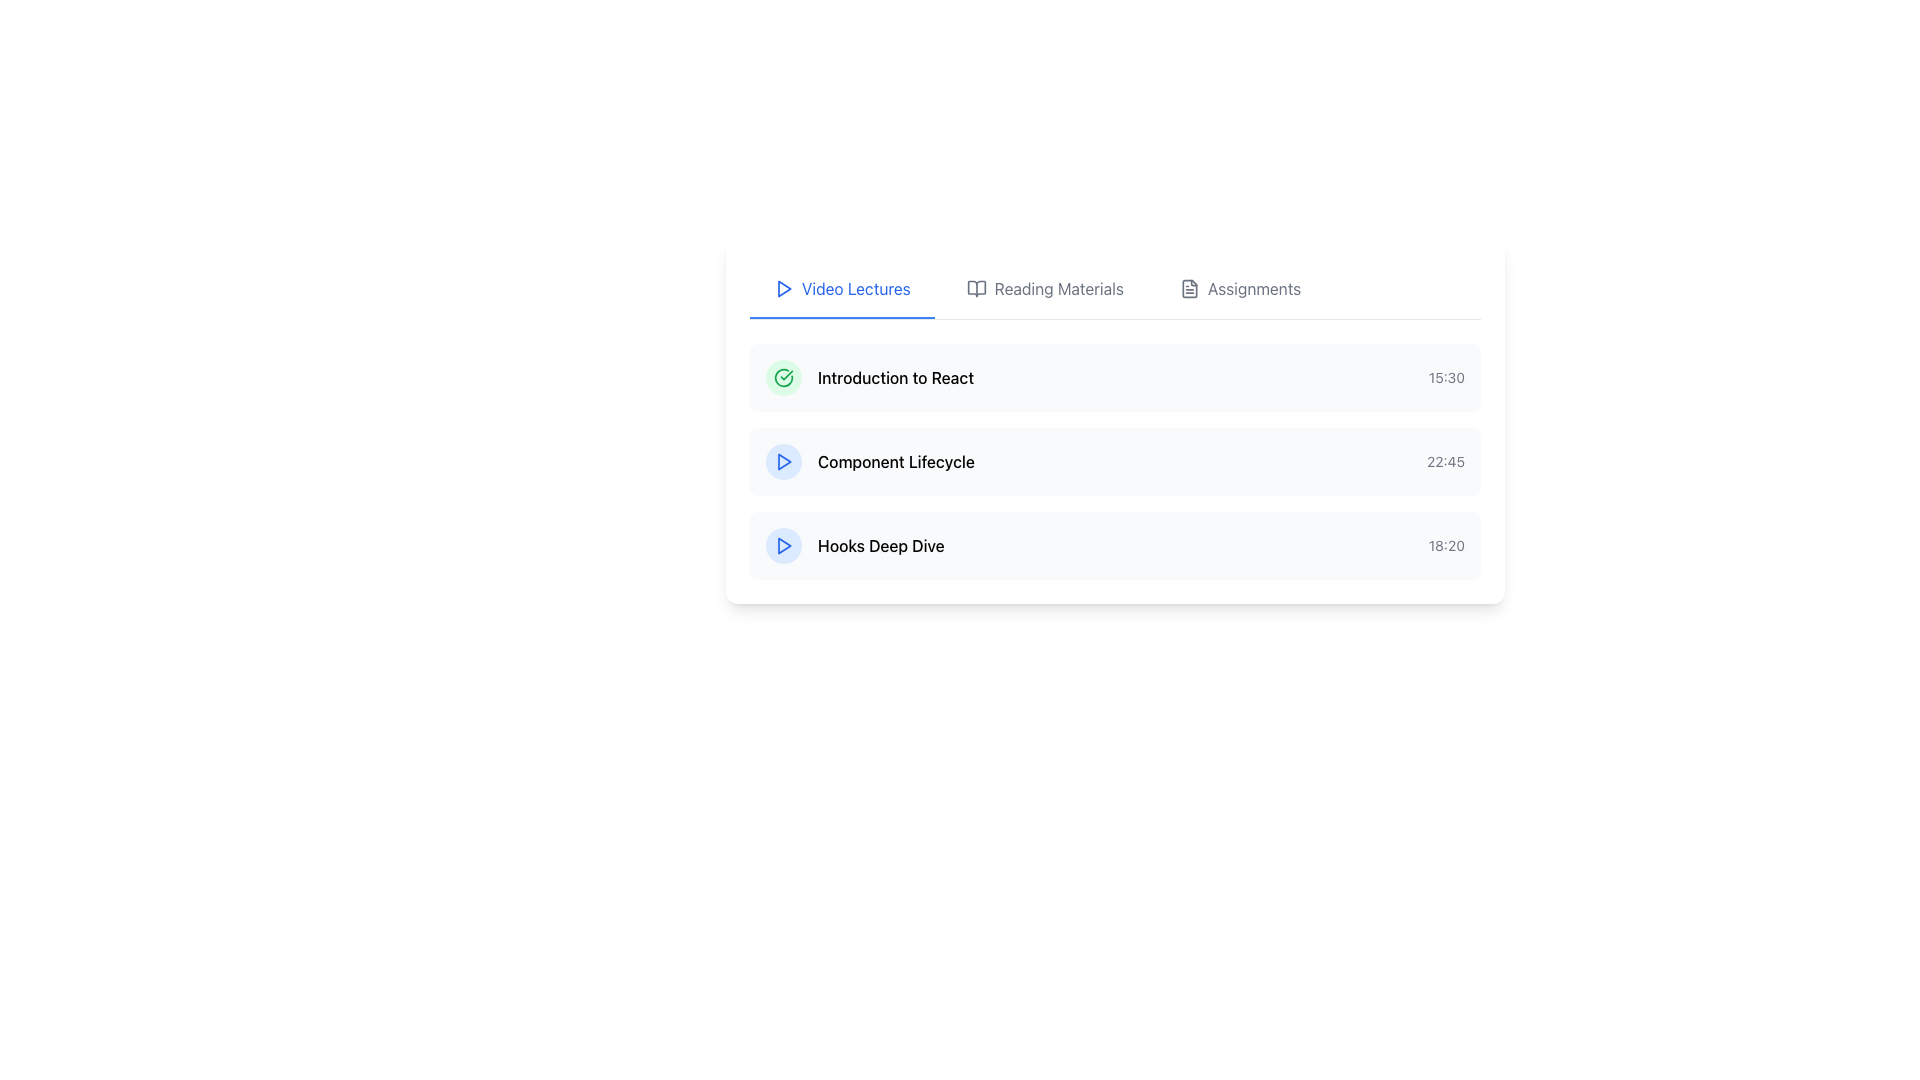 The height and width of the screenshot is (1080, 1920). What do you see at coordinates (869, 378) in the screenshot?
I see `the text label 'Introduction to React' located in the first row of the 'Video Lectures' section` at bounding box center [869, 378].